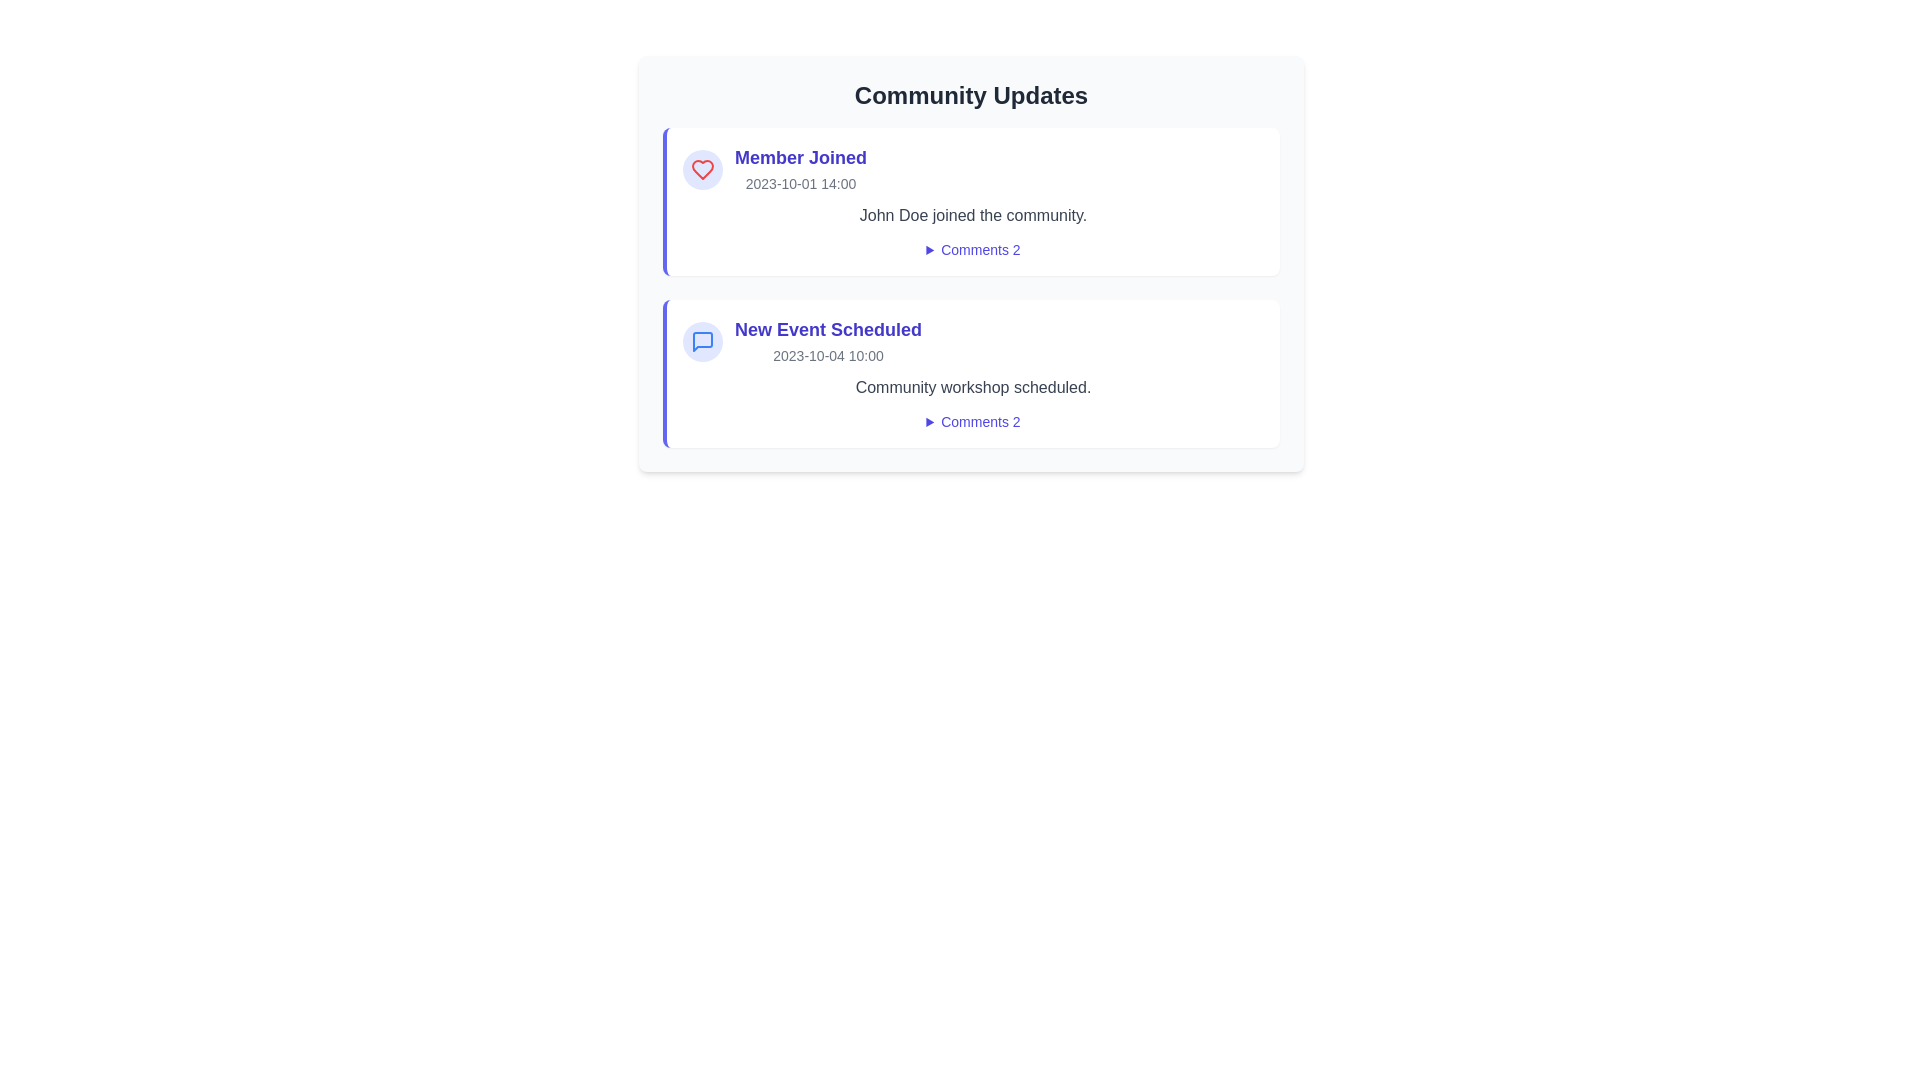 The height and width of the screenshot is (1080, 1920). Describe the element at coordinates (973, 249) in the screenshot. I see `the clickable link 'Comments 2' styled in gray and blue, located under 'John Doe joined the community' in the 'Member Joined' panel` at that location.